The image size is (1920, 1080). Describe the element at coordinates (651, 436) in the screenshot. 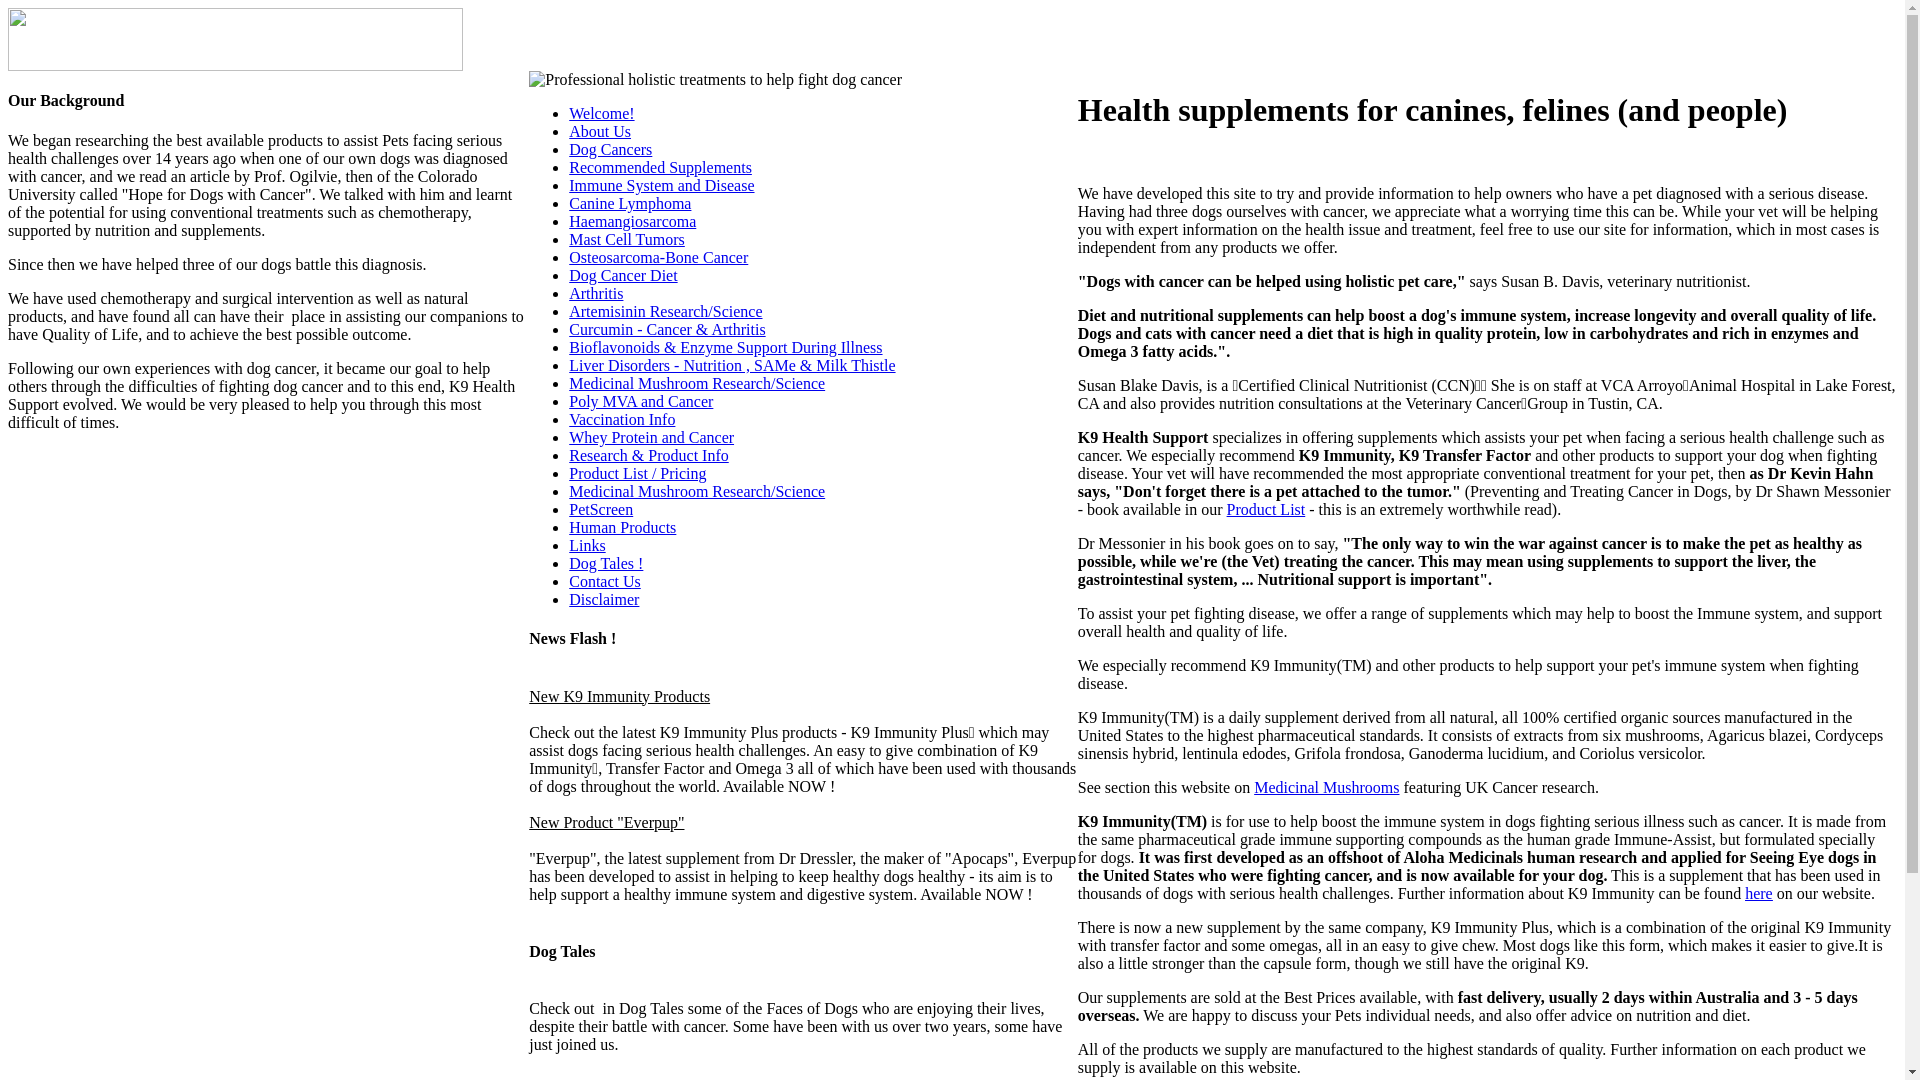

I see `'Whey Protein and Cancer'` at that location.